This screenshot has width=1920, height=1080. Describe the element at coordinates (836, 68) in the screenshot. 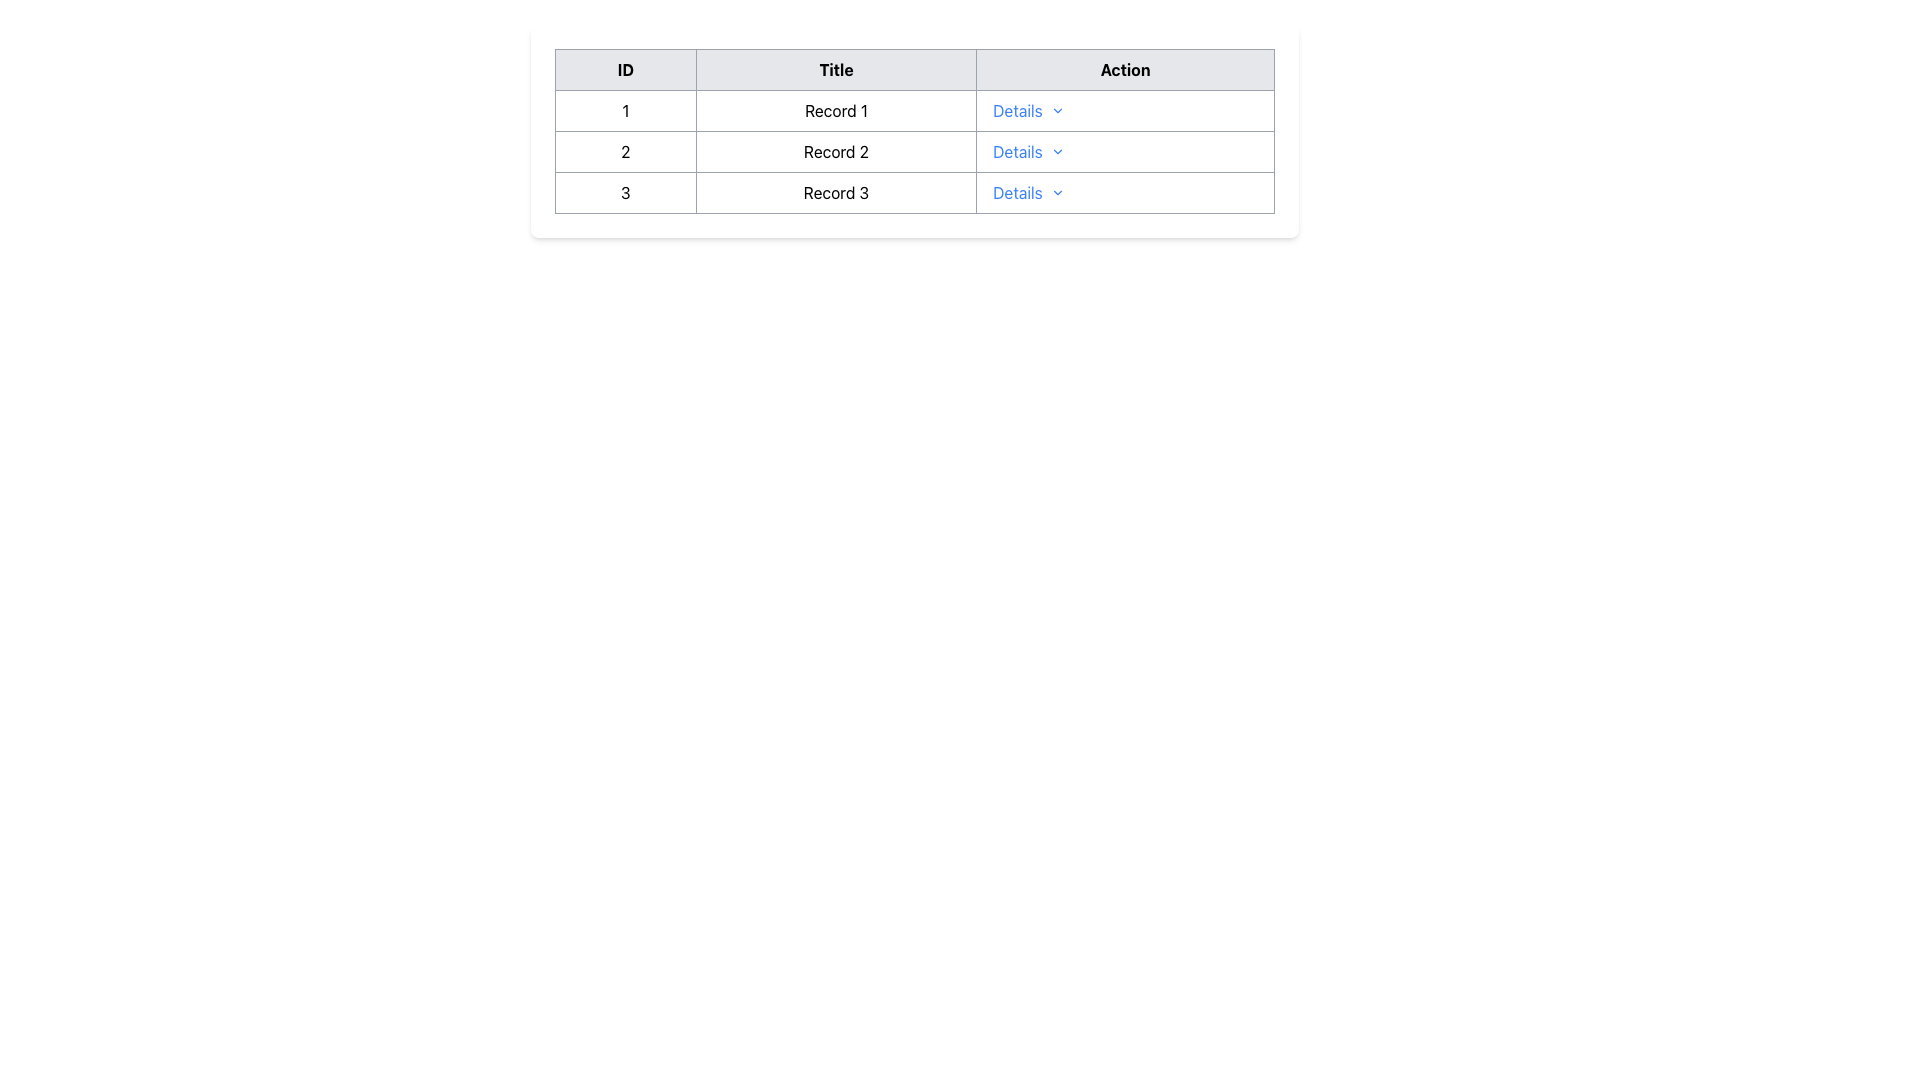

I see `title text from the header cell labeled 'Title', which is the second column header in a three-column table, positioned between 'ID' and 'Action'` at that location.